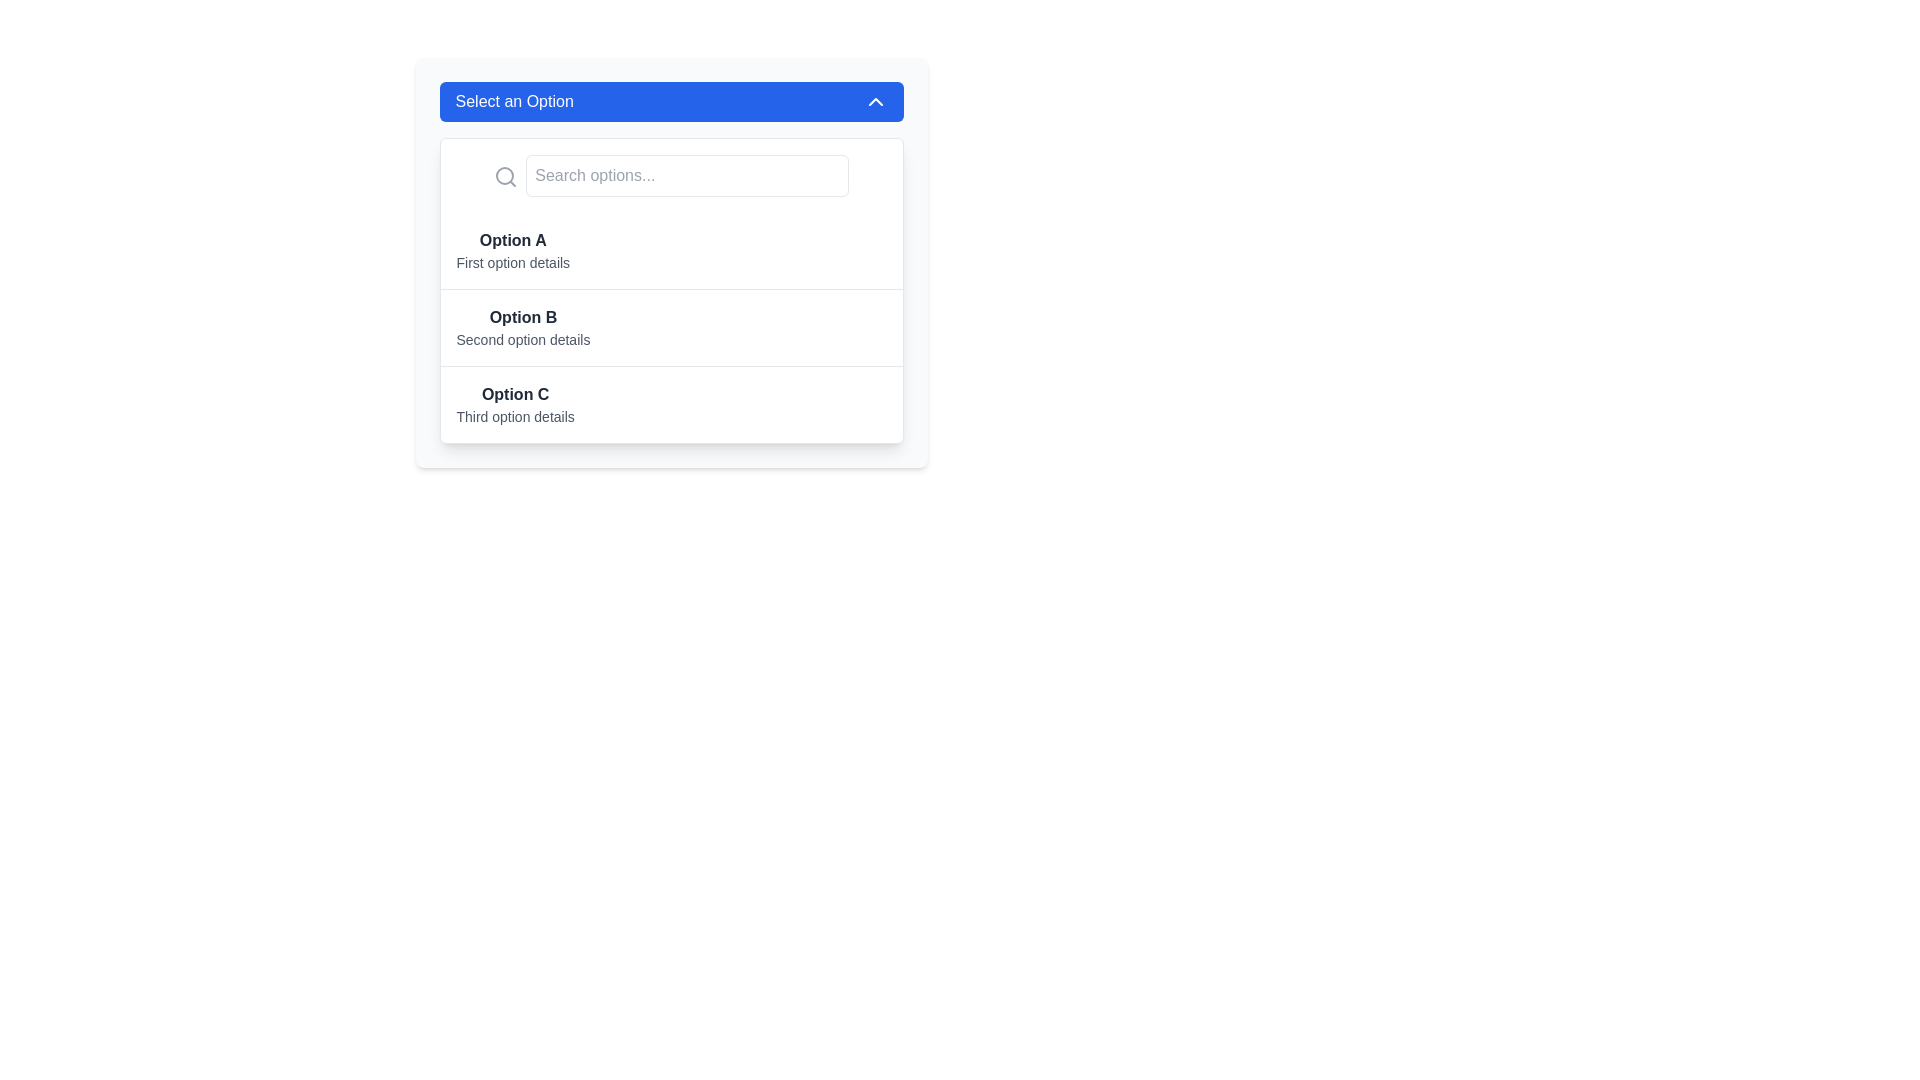 This screenshot has height=1080, width=1920. Describe the element at coordinates (671, 261) in the screenshot. I see `an option in the dropdown menu with a search bar` at that location.